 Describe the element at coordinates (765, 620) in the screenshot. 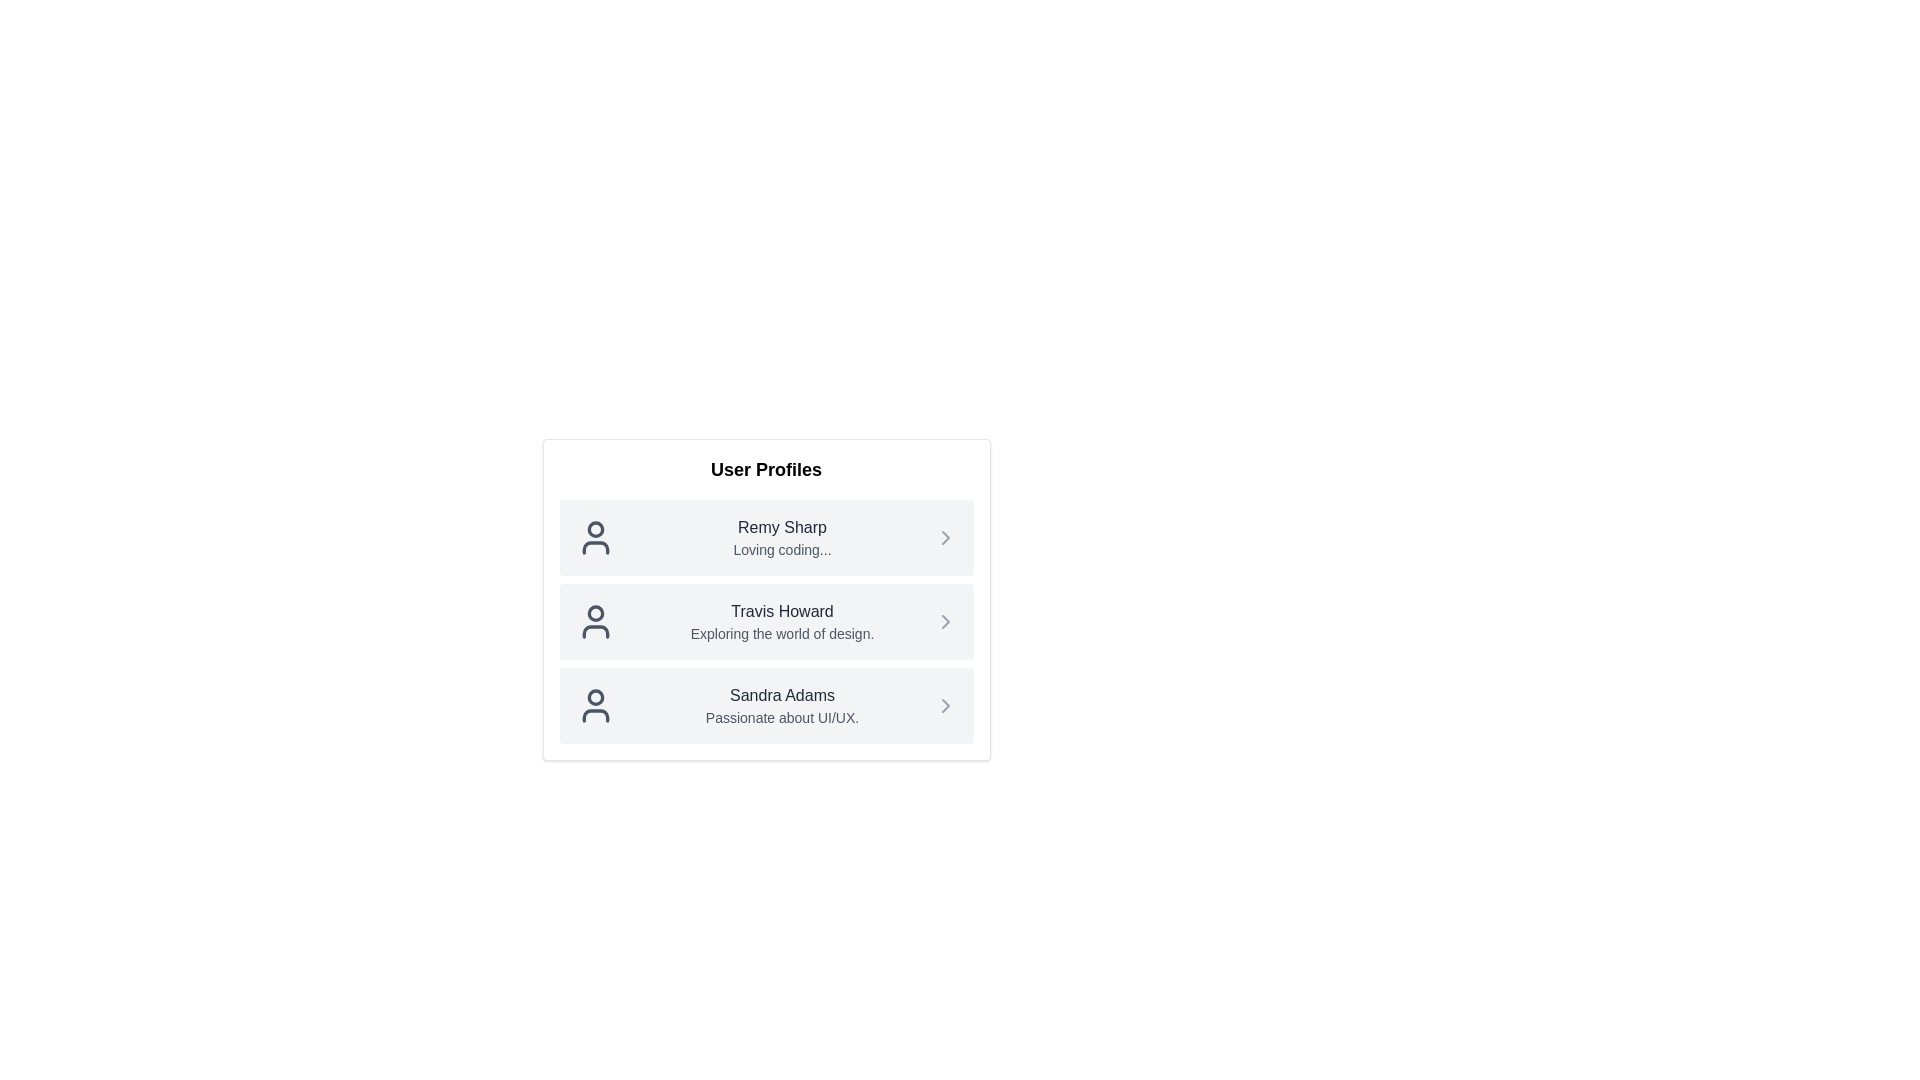

I see `the user profile summary card displaying the name 'Travis Howard' and the description 'Exploring the world of design.', which is the second card in a vertical list between the first card 'Remy Sharp' and the third card 'Sandra Adams'` at that location.